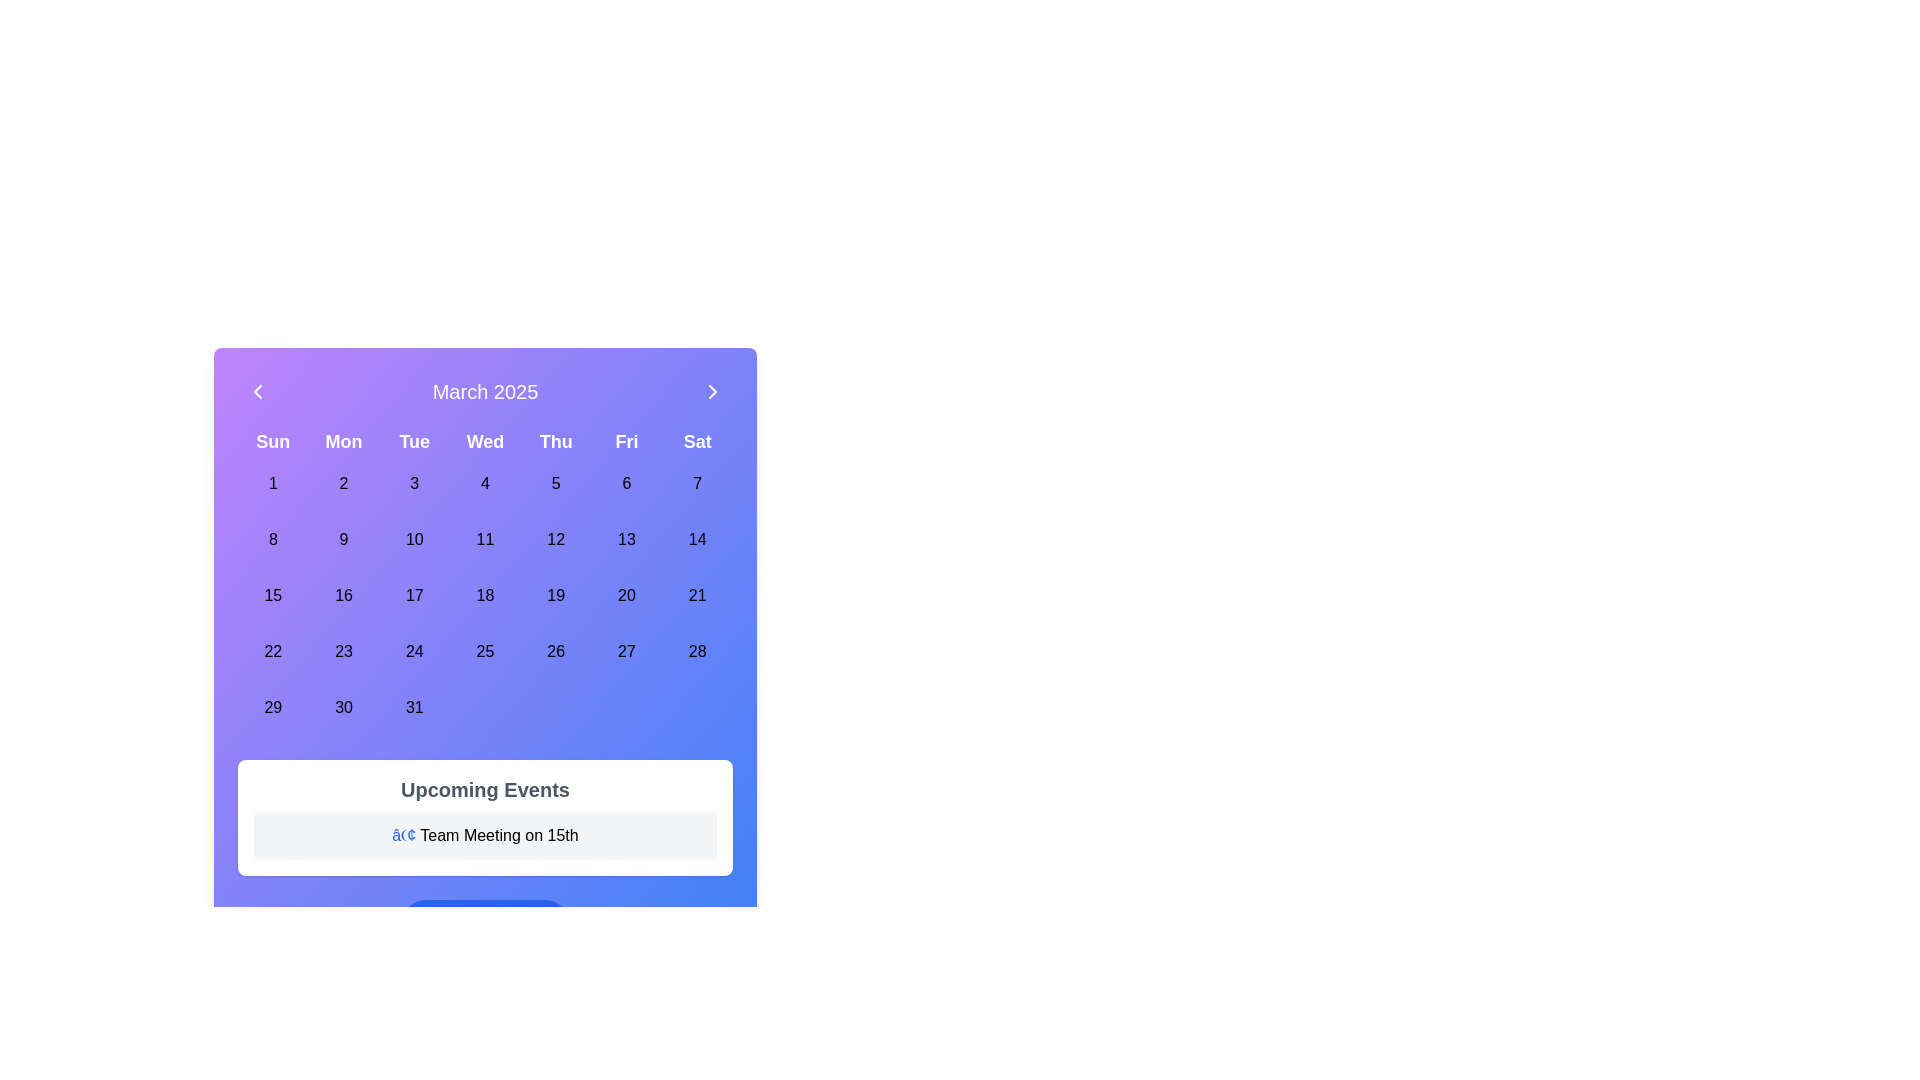  I want to click on the right-facing arrow icon located at the top right corner of the calendar interface, so click(713, 392).